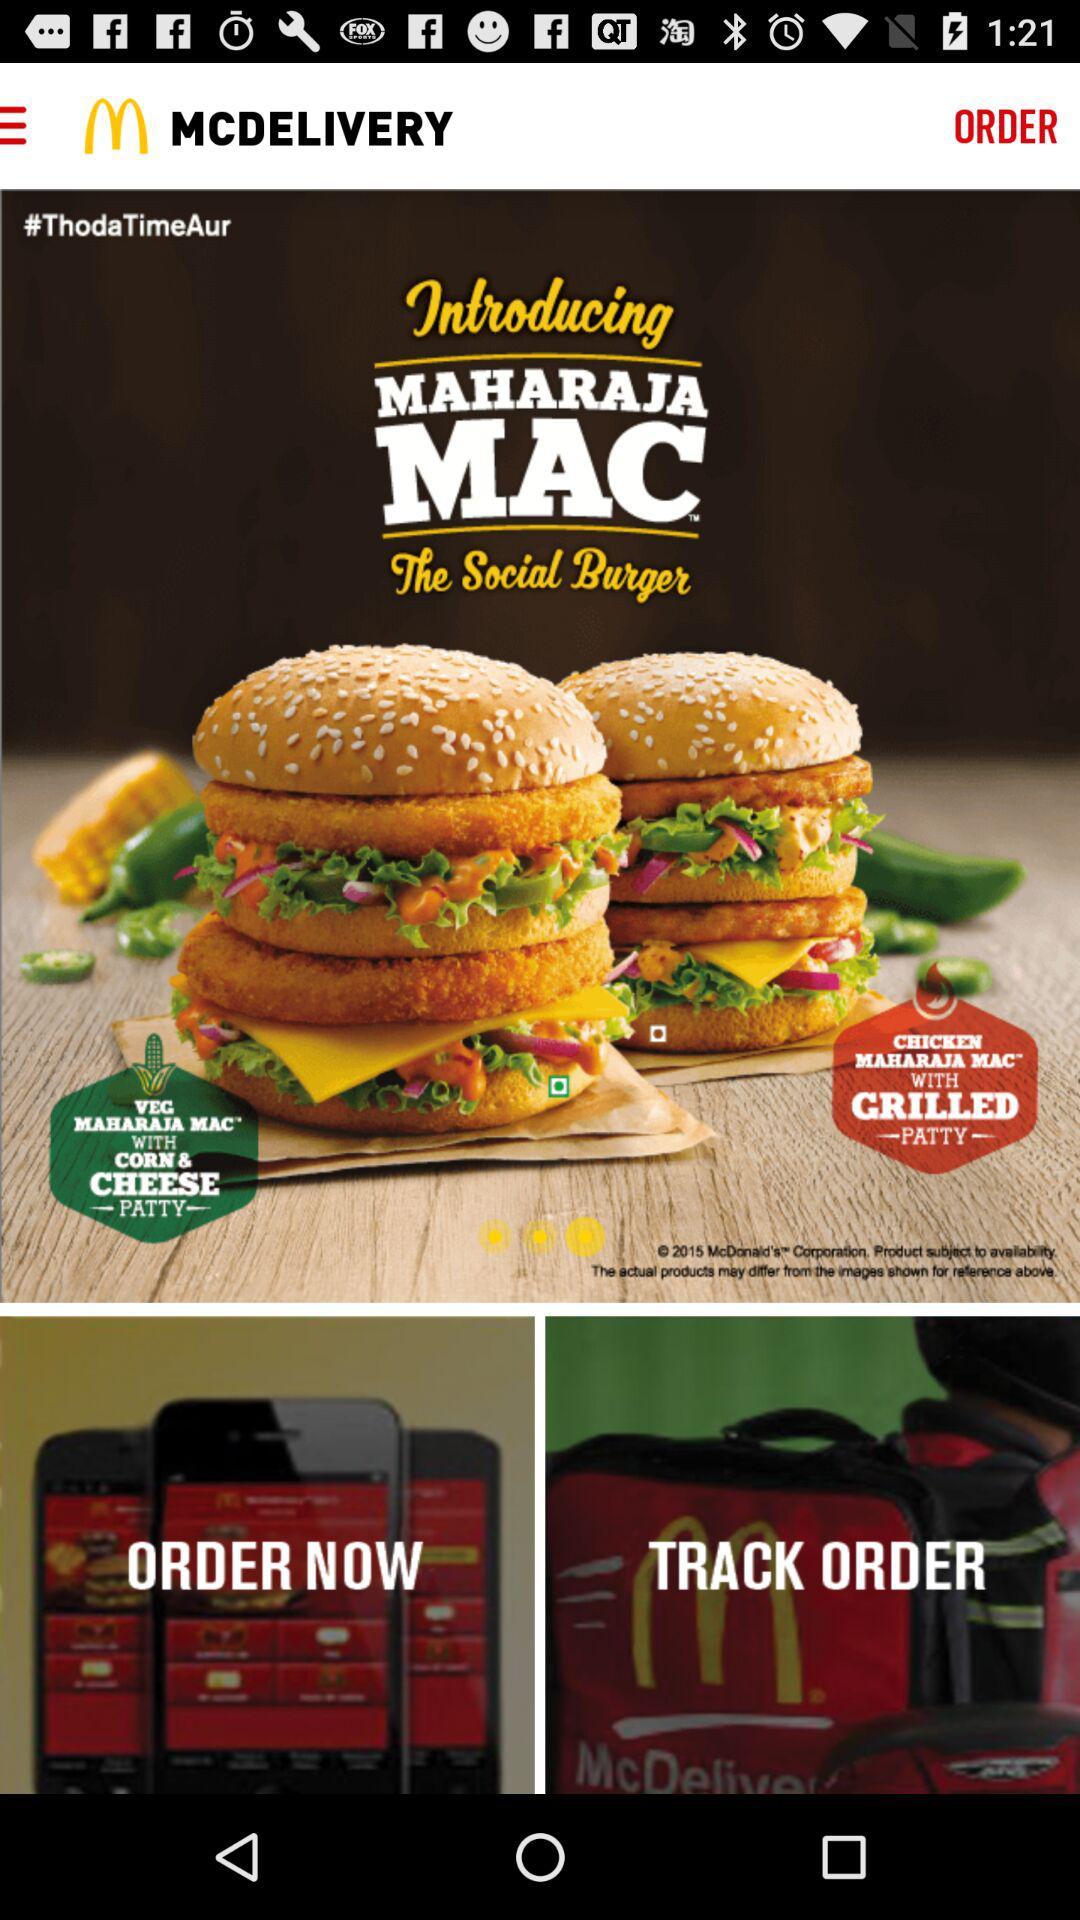 Image resolution: width=1080 pixels, height=1920 pixels. I want to click on the icon which is left side of the mcdelivery, so click(115, 124).